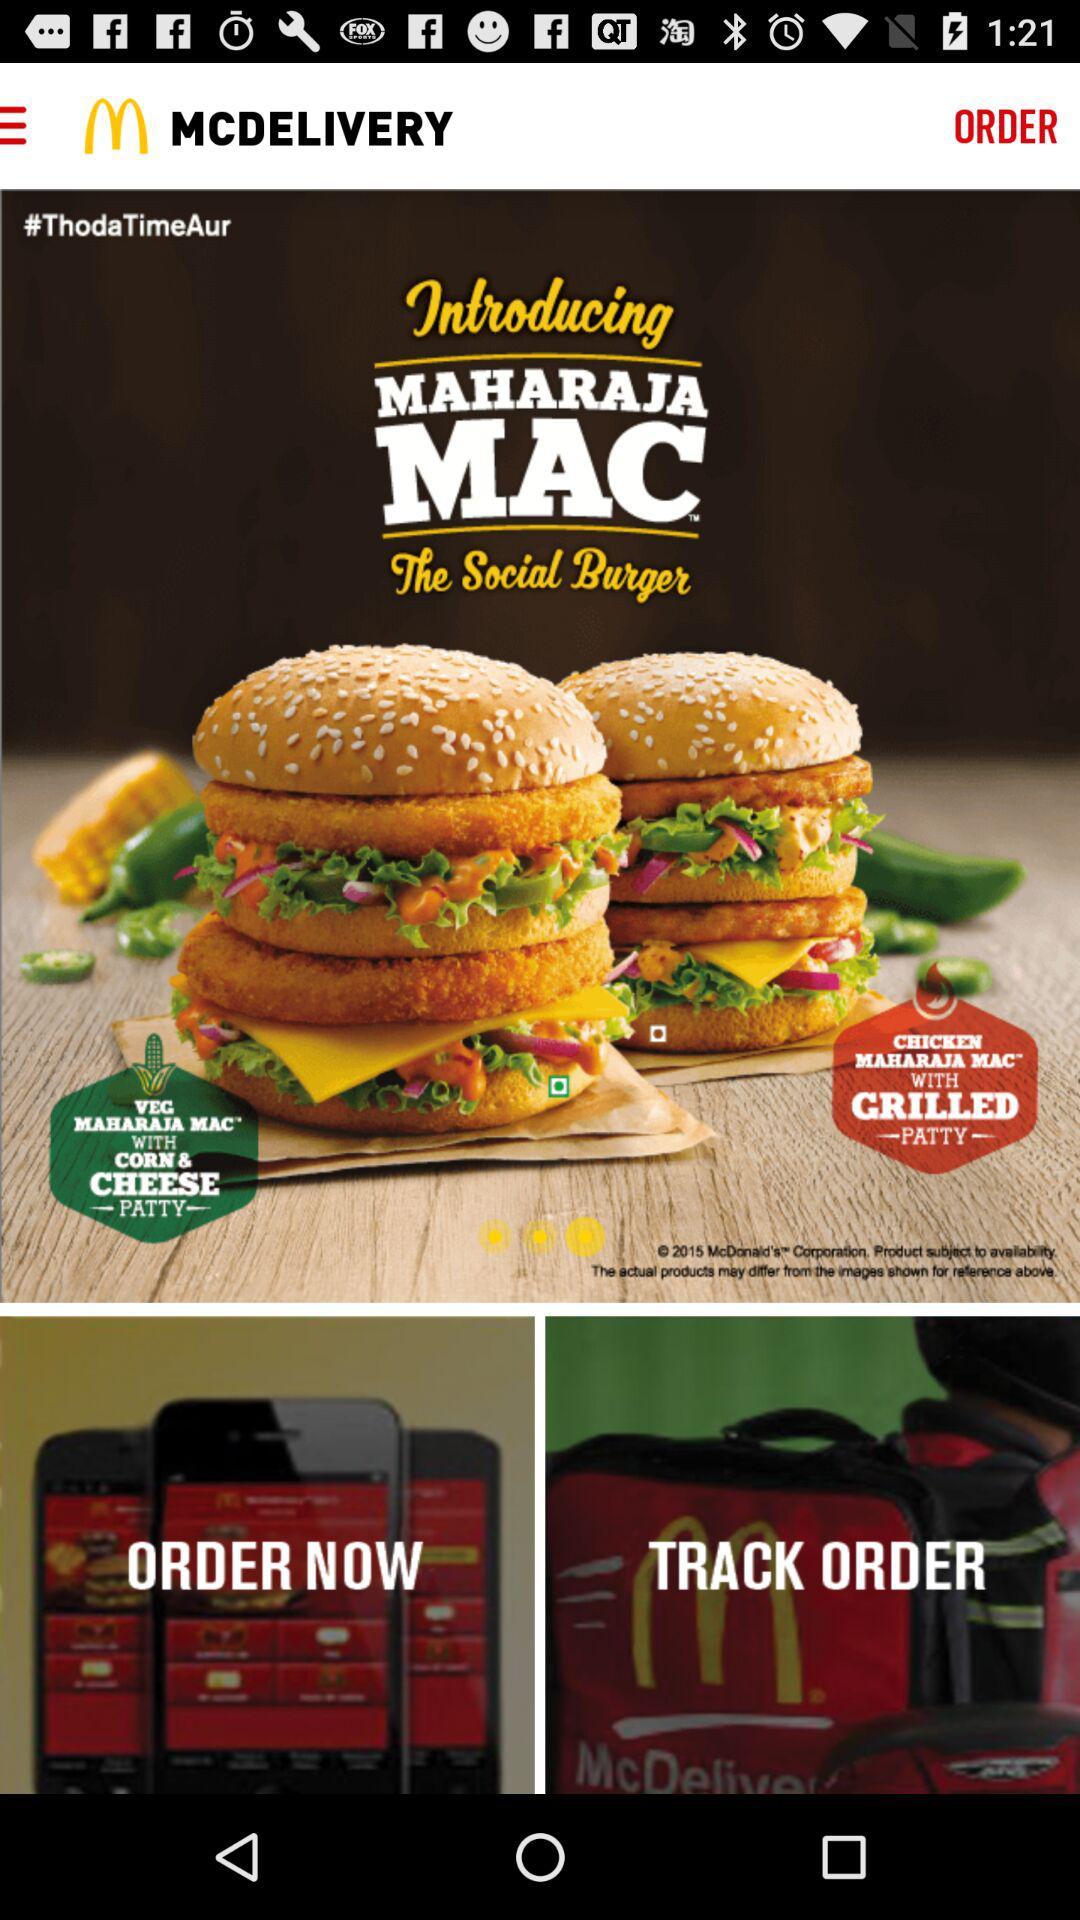 Image resolution: width=1080 pixels, height=1920 pixels. I want to click on the icon which is left side of the mcdelivery, so click(115, 124).